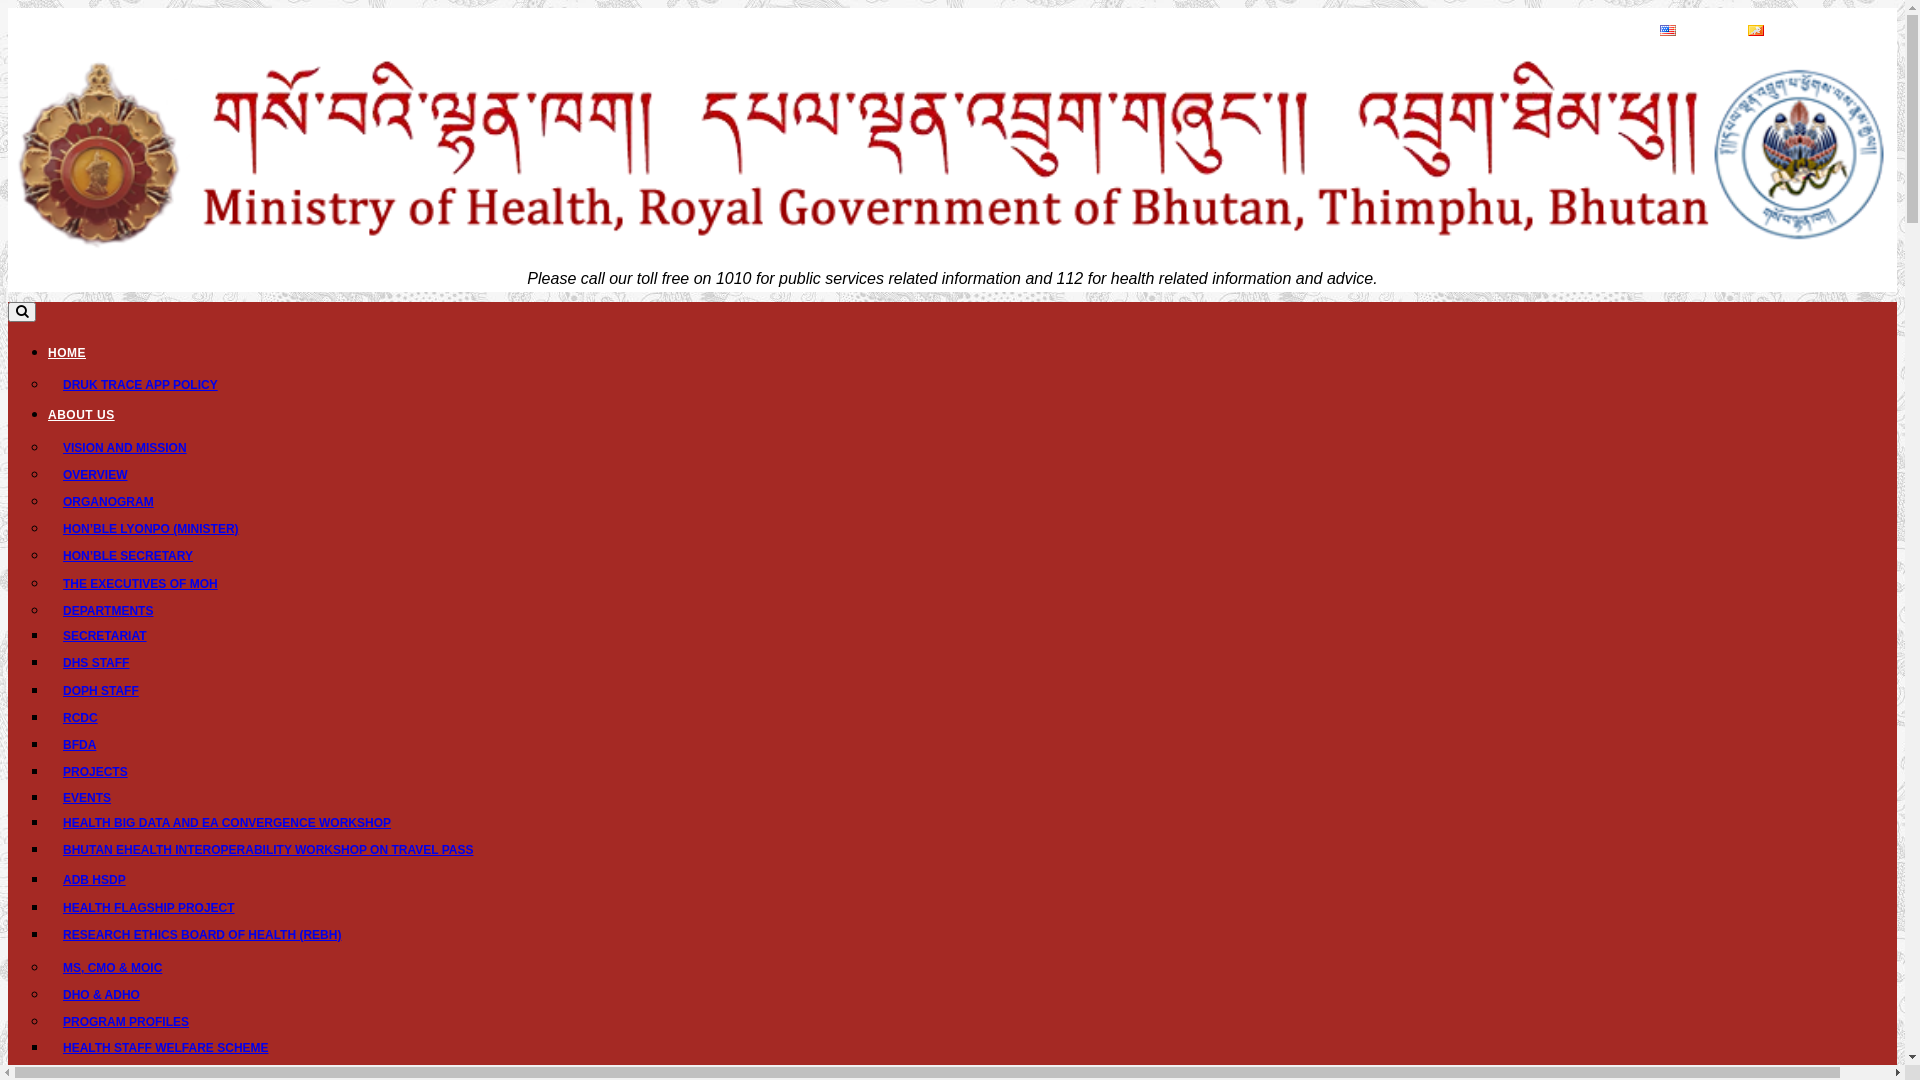 This screenshot has width=1920, height=1080. What do you see at coordinates (123, 446) in the screenshot?
I see `'VISION AND MISSION'` at bounding box center [123, 446].